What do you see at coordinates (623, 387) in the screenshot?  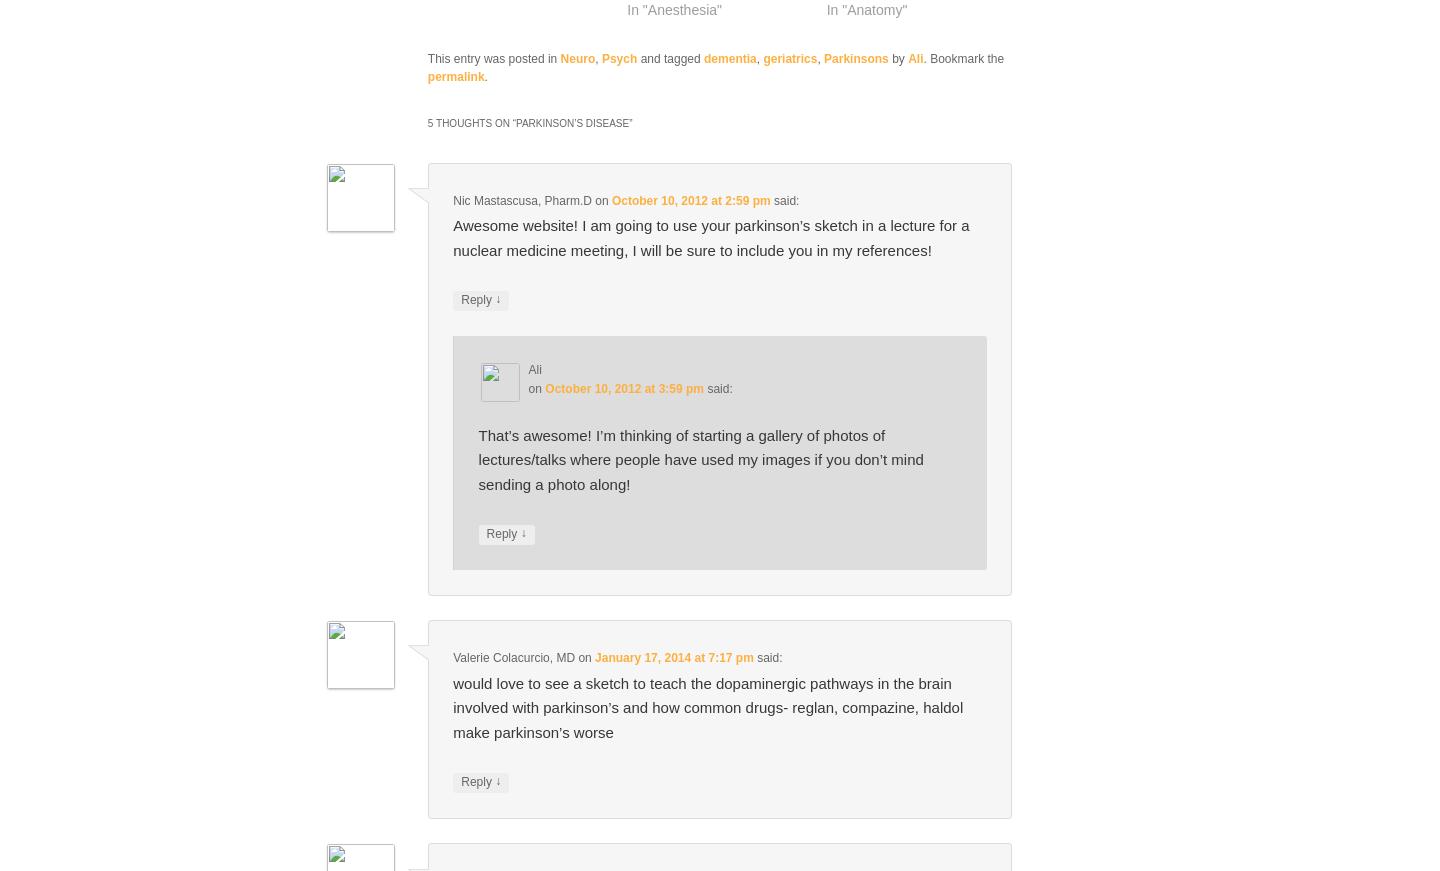 I see `'October 10, 2012 at 3:59 pm'` at bounding box center [623, 387].